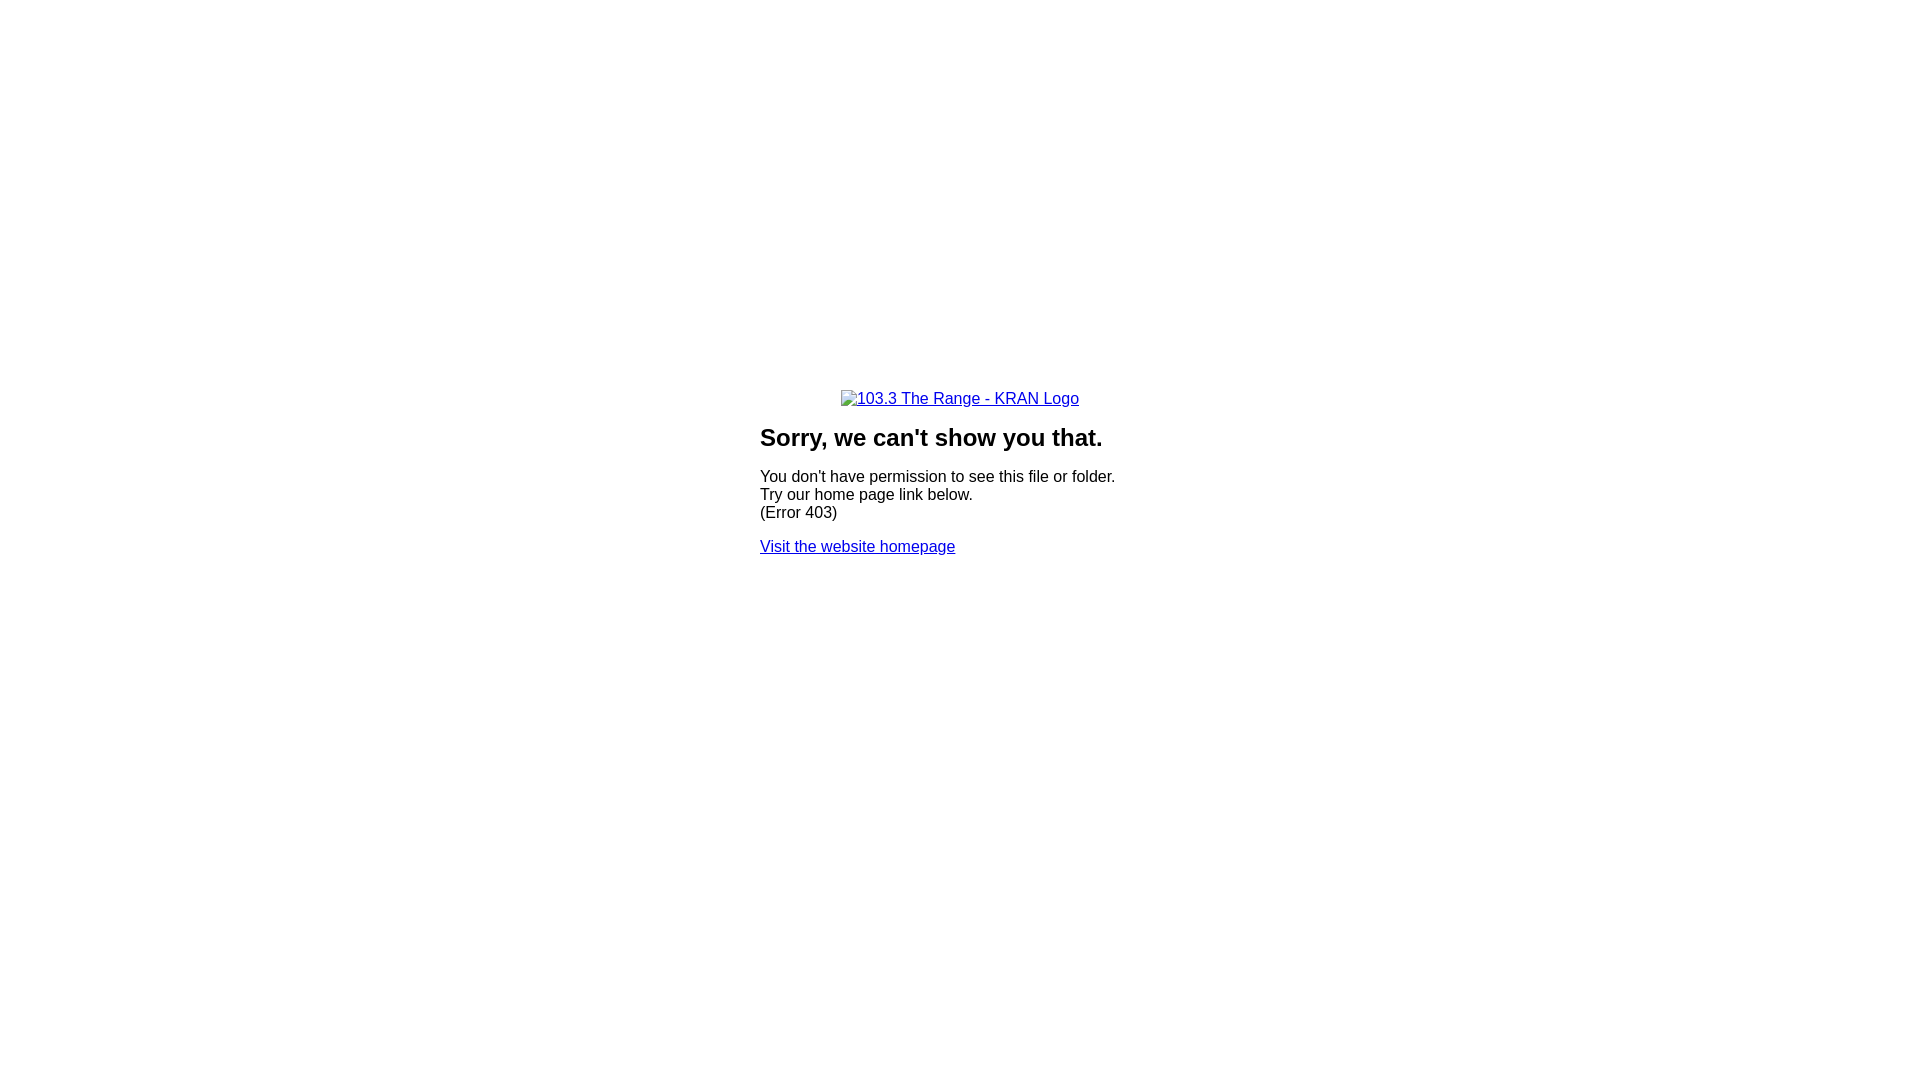  What do you see at coordinates (857, 546) in the screenshot?
I see `'Visit the website homepage'` at bounding box center [857, 546].